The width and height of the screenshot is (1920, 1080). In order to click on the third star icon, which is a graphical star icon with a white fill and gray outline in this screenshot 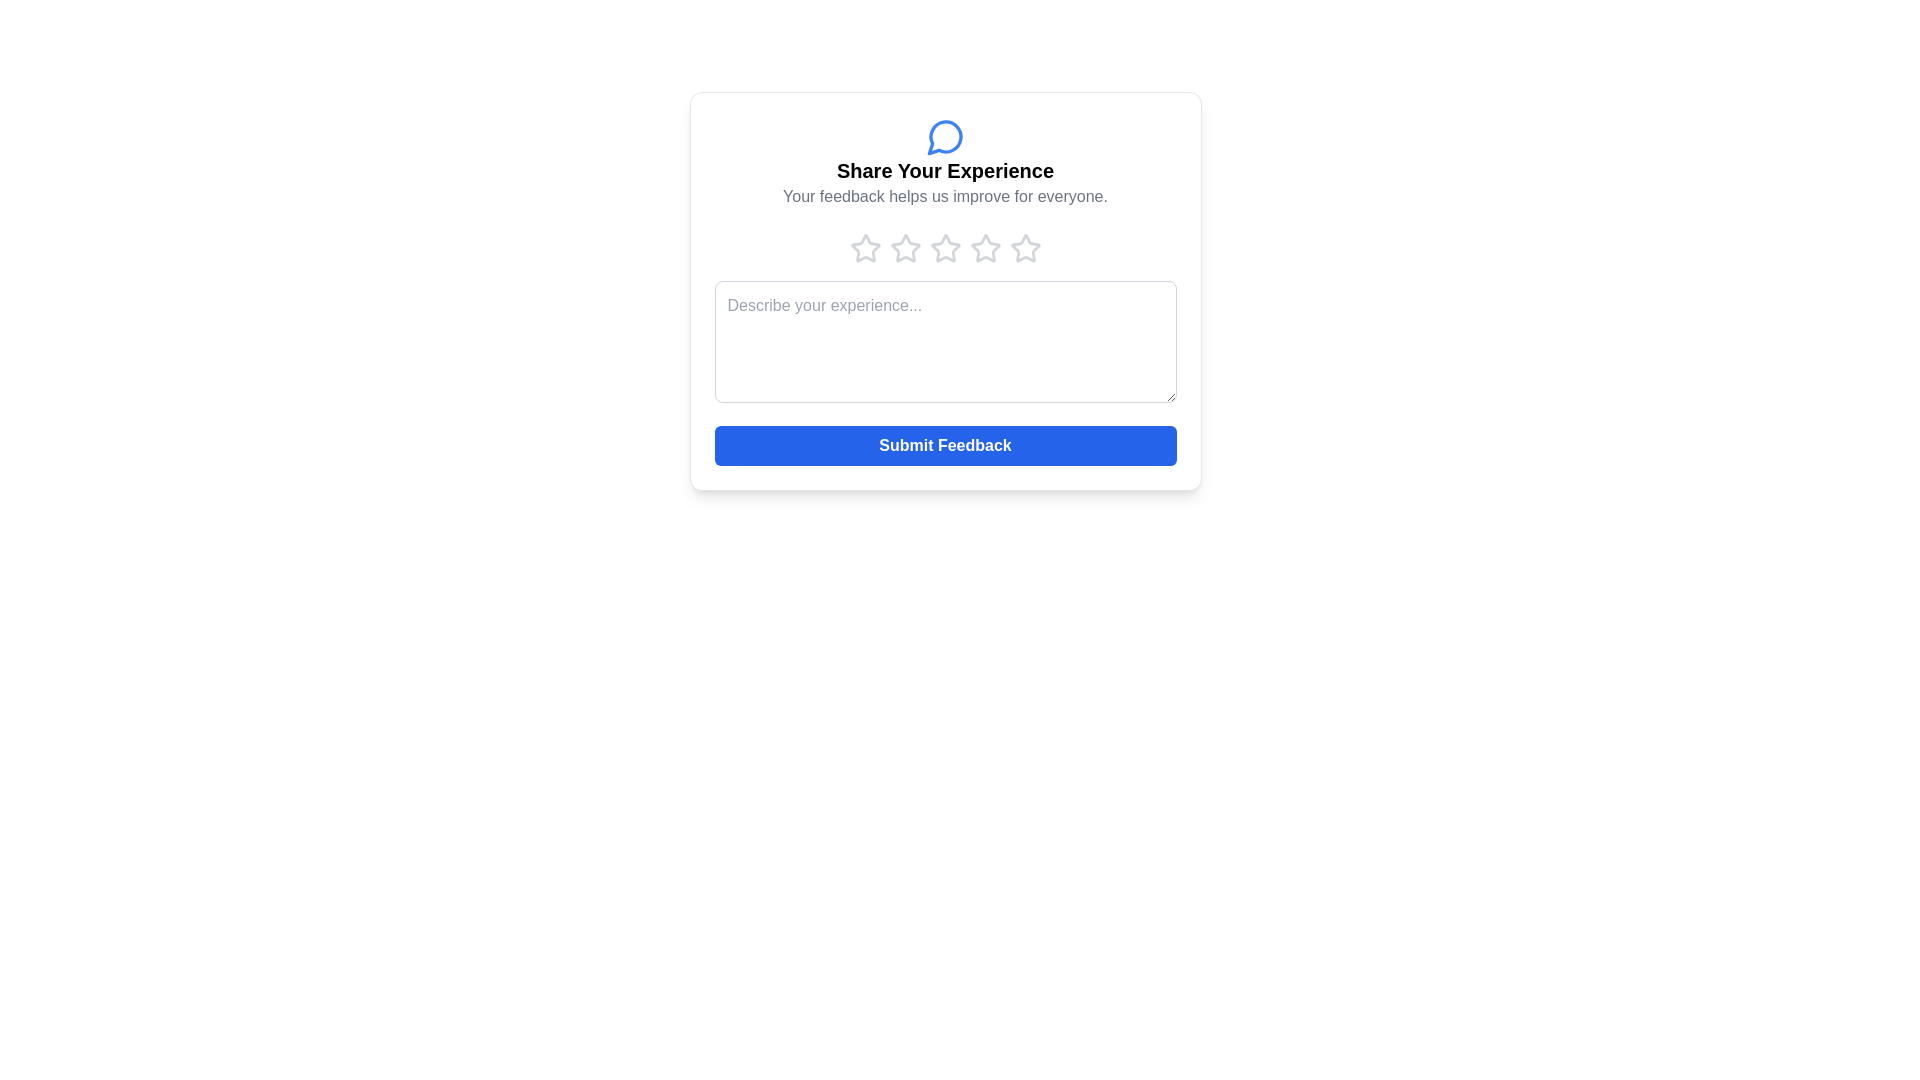, I will do `click(985, 247)`.